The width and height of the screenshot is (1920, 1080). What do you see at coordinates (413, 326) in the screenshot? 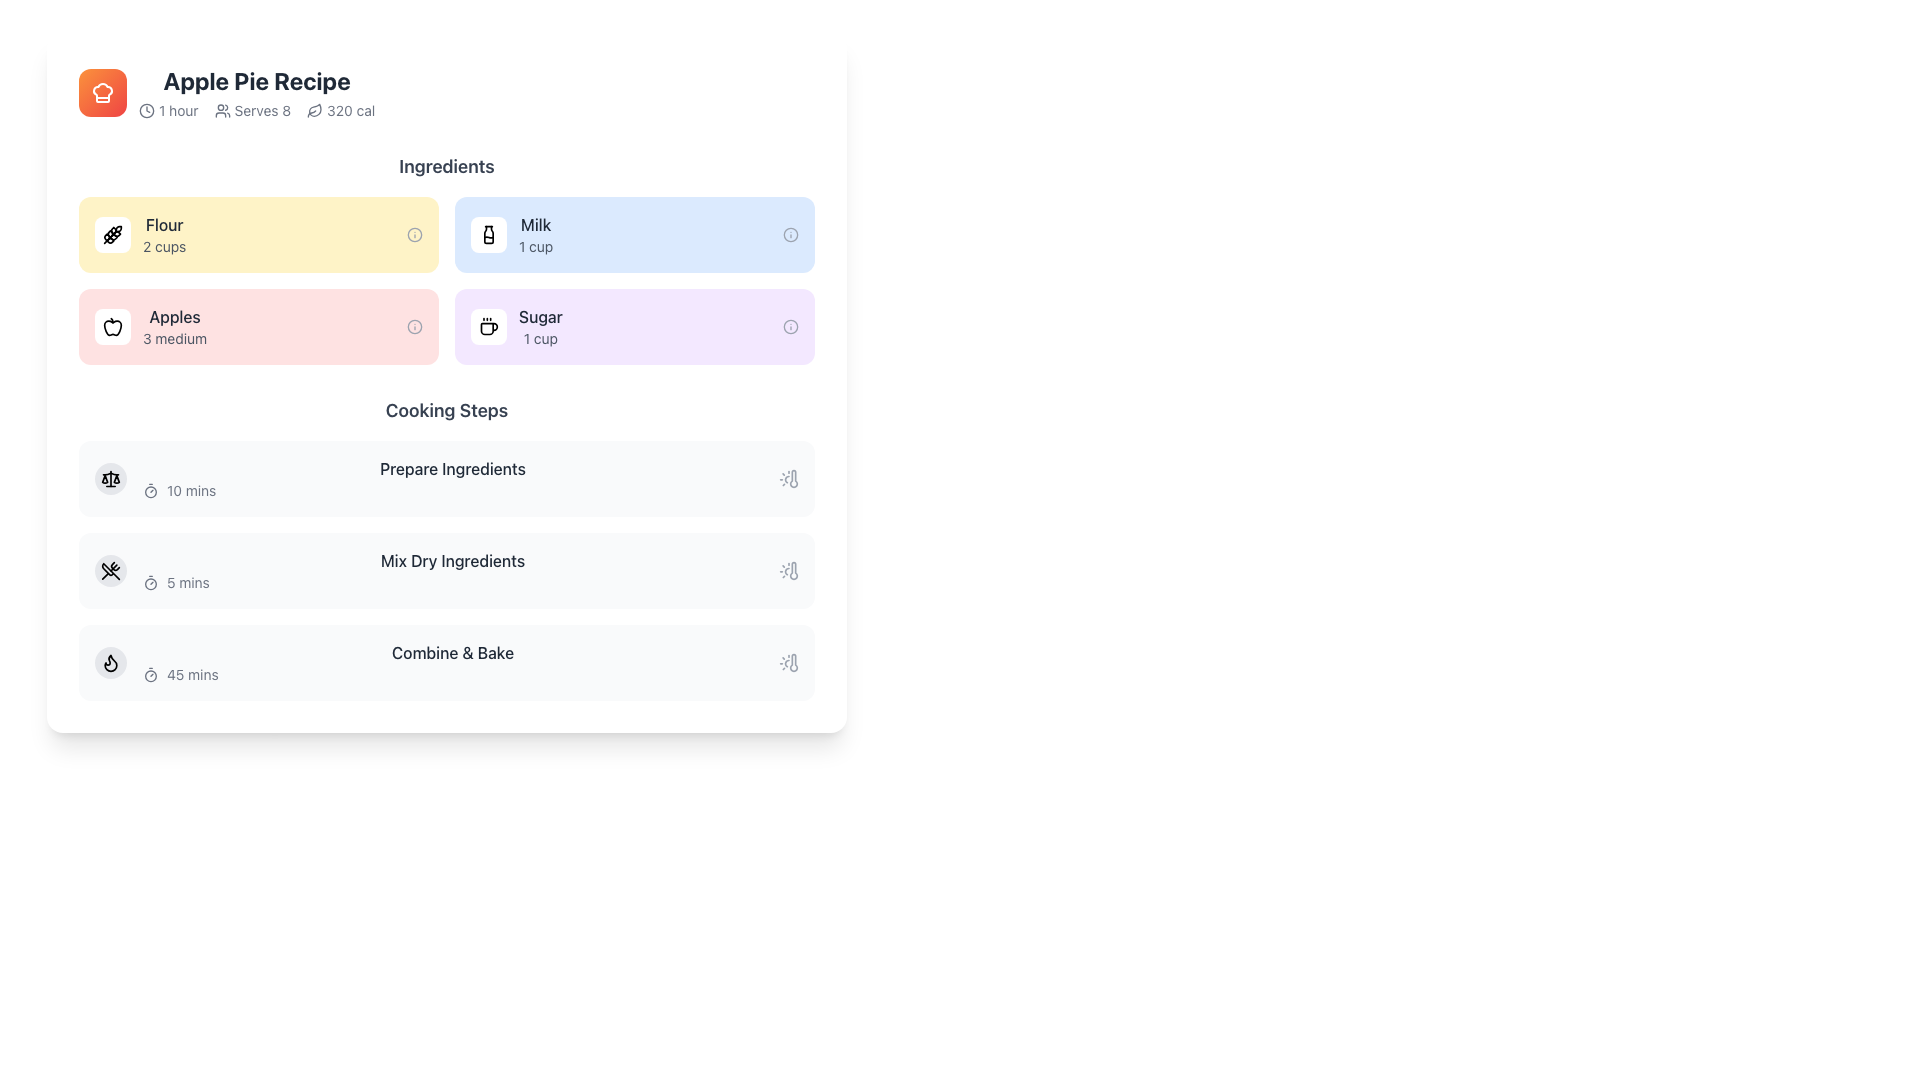
I see `the SVG circle element representing the information icon located at the top-right corner of the 'Apples' section by navigating via keyboard` at bounding box center [413, 326].